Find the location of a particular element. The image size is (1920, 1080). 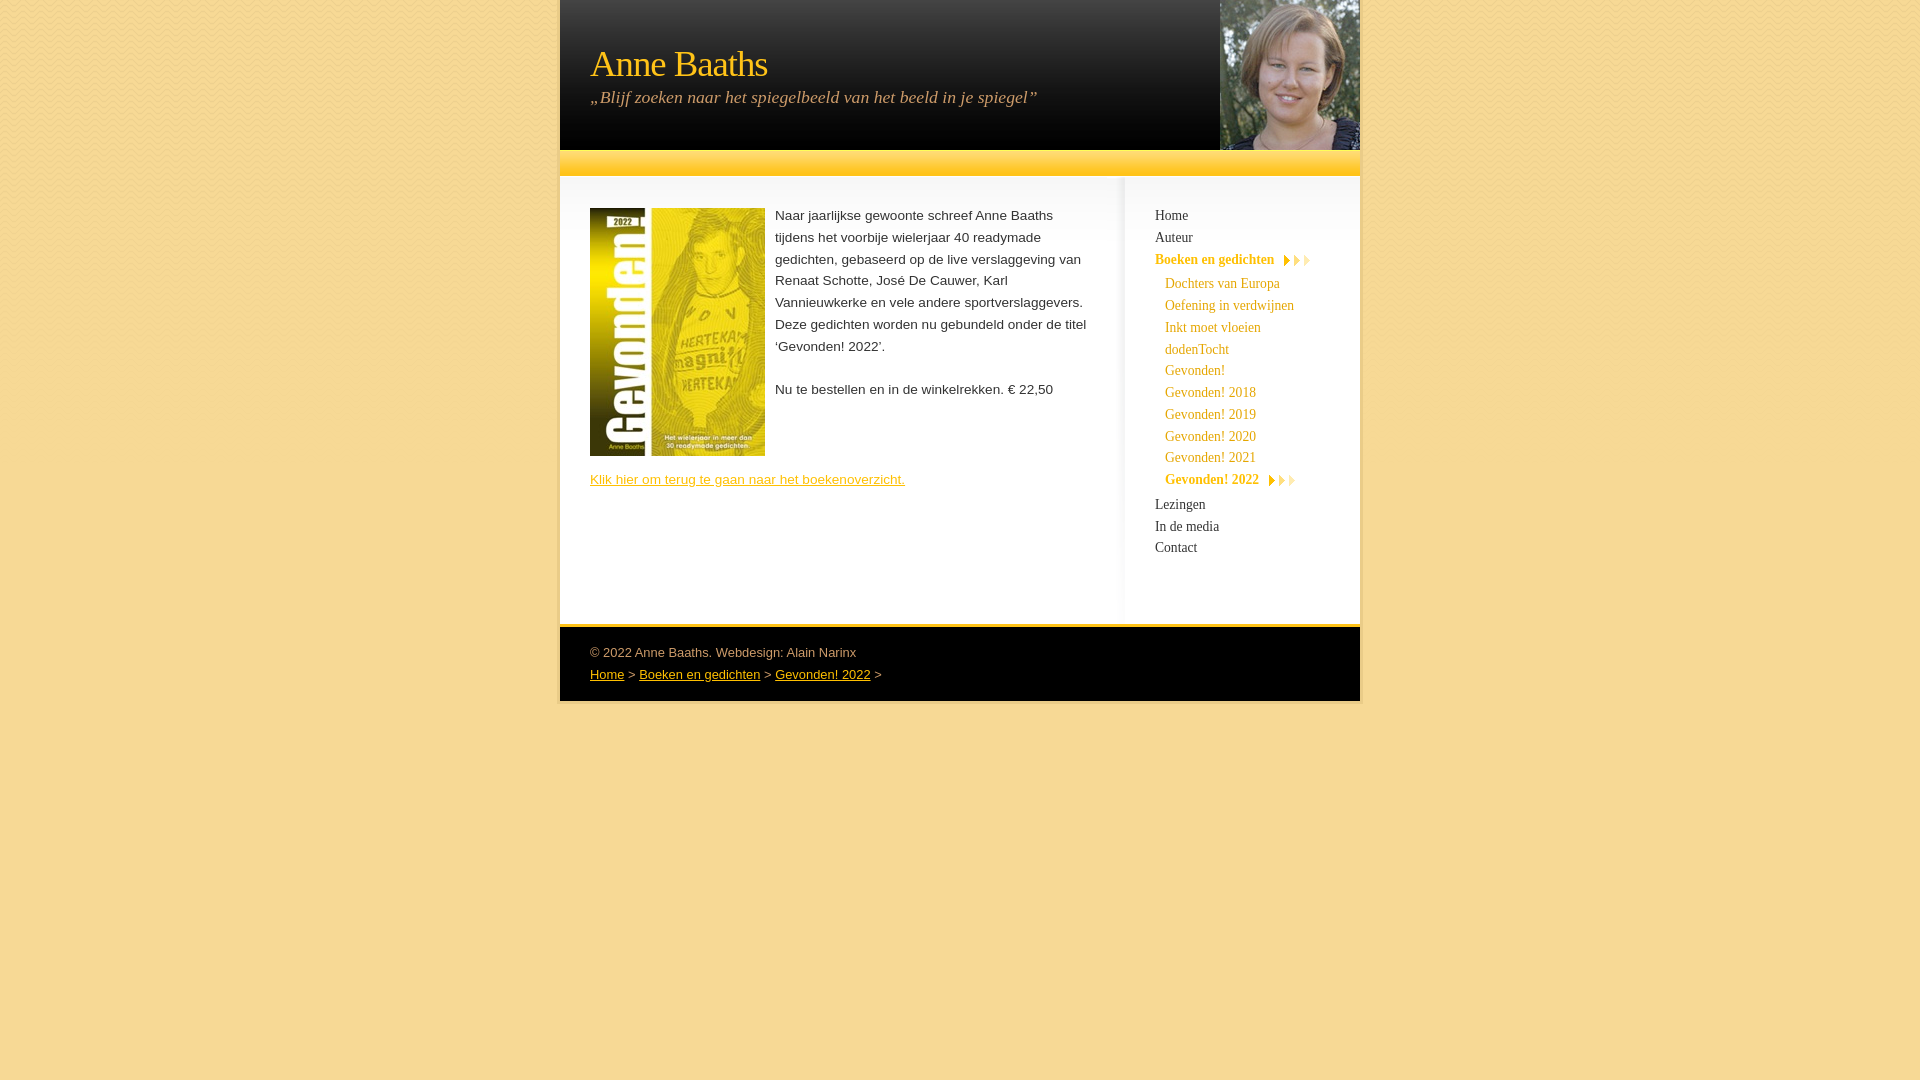

'Lezingen' is located at coordinates (1180, 503).